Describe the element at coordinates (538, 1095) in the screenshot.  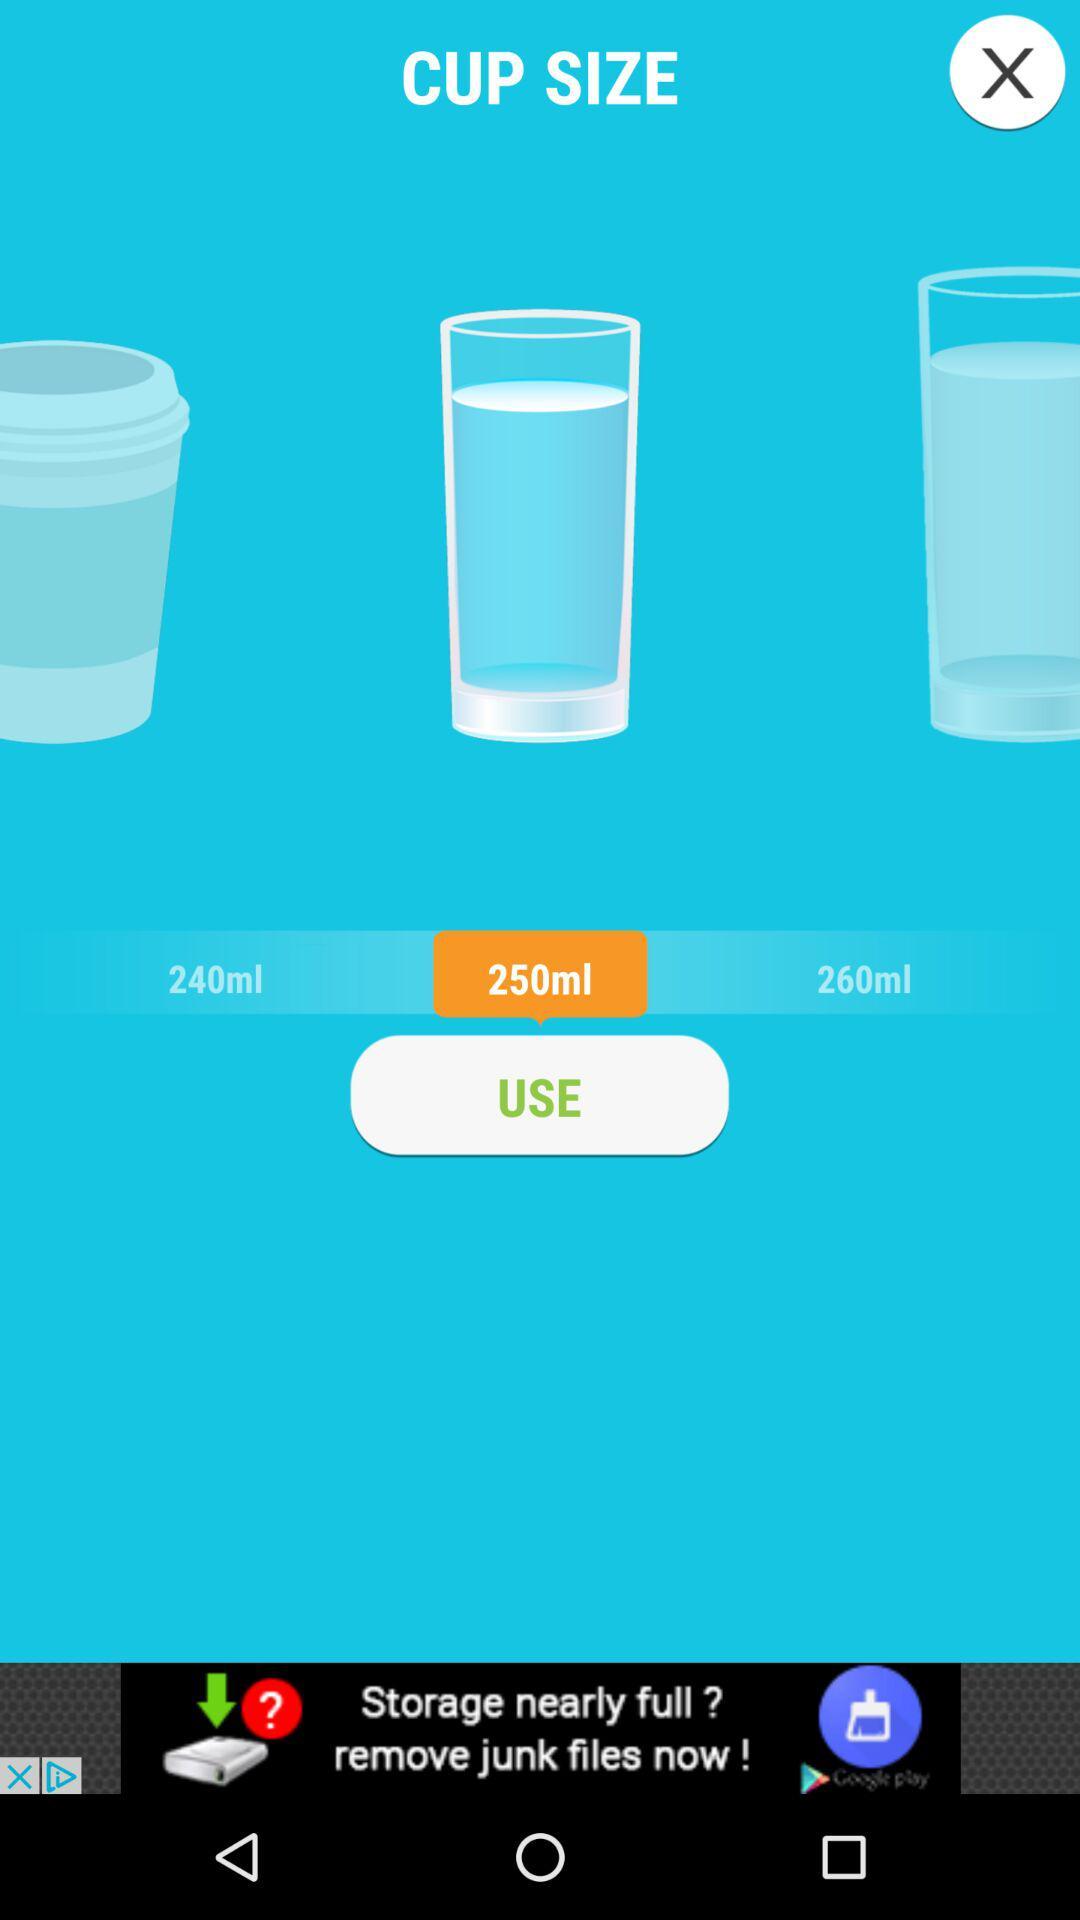
I see `the add icon` at that location.